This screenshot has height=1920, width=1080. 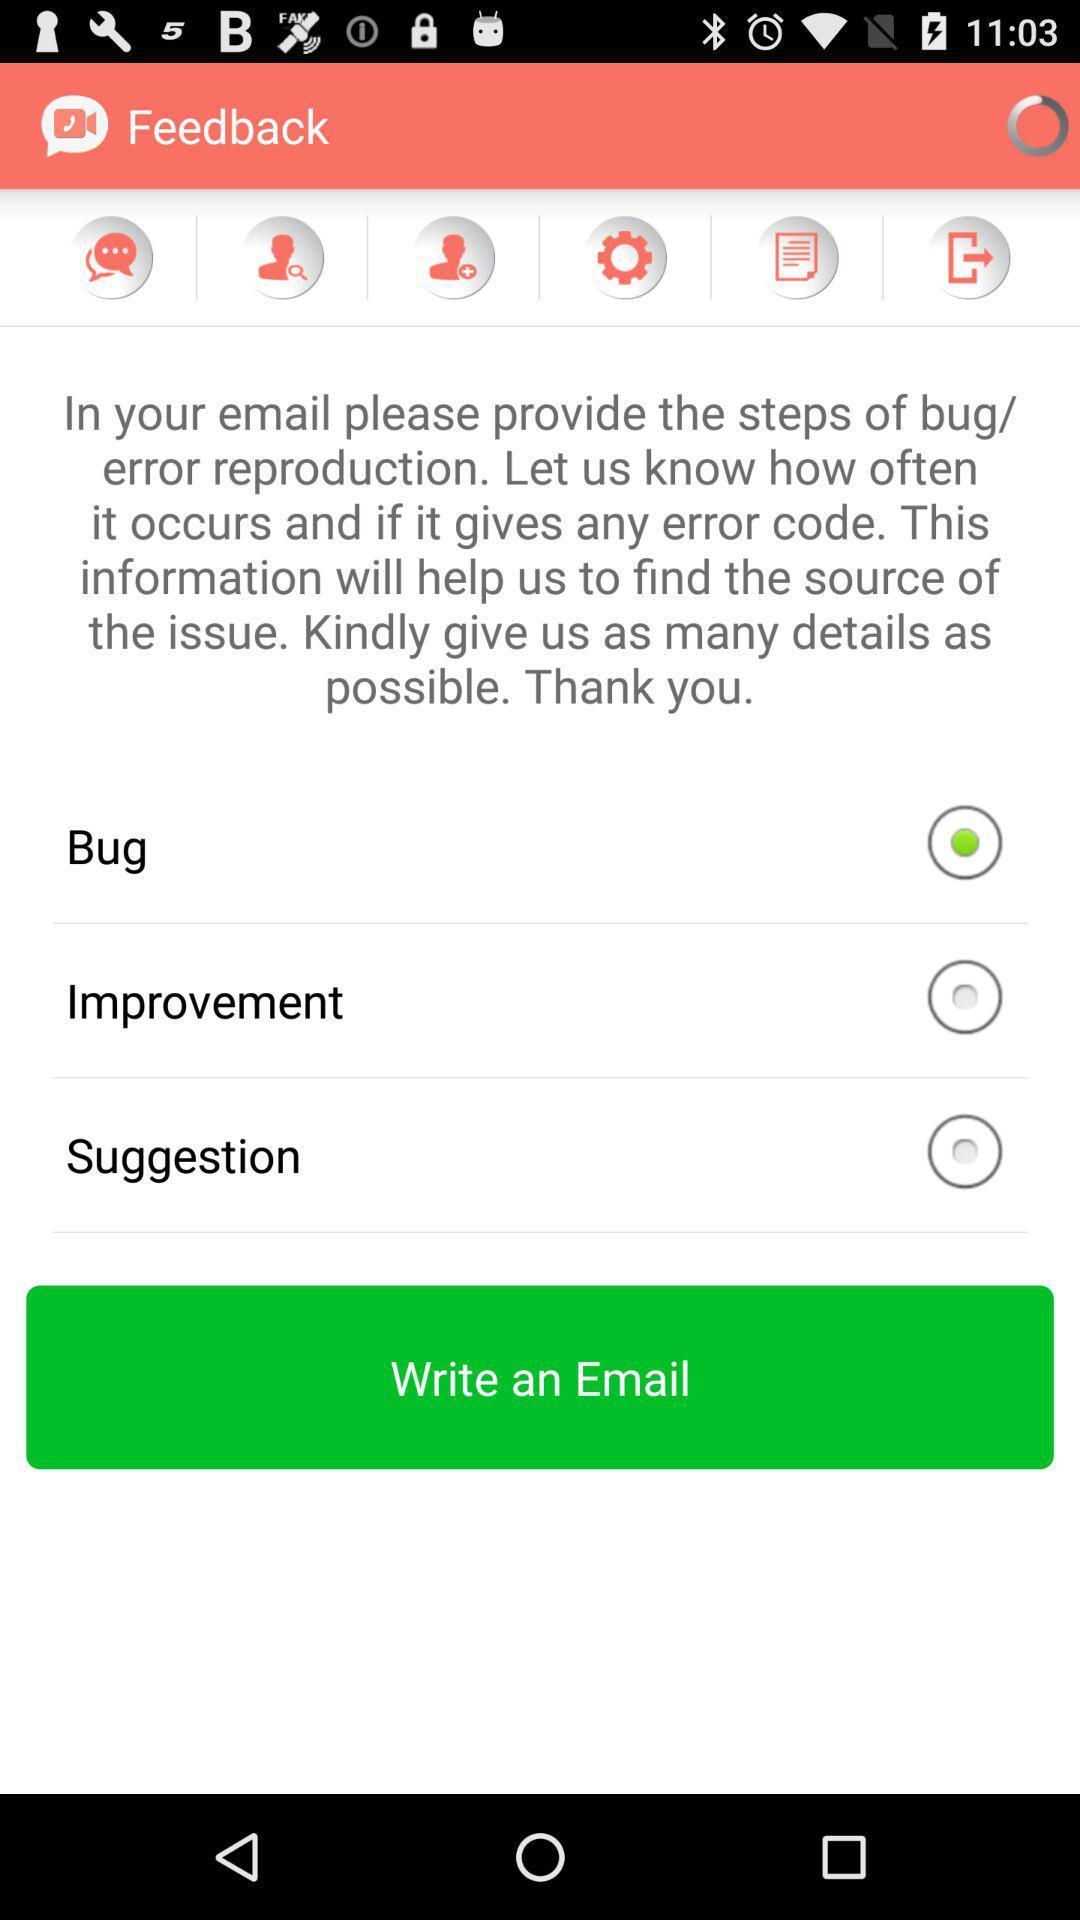 I want to click on the chat icon, so click(x=111, y=274).